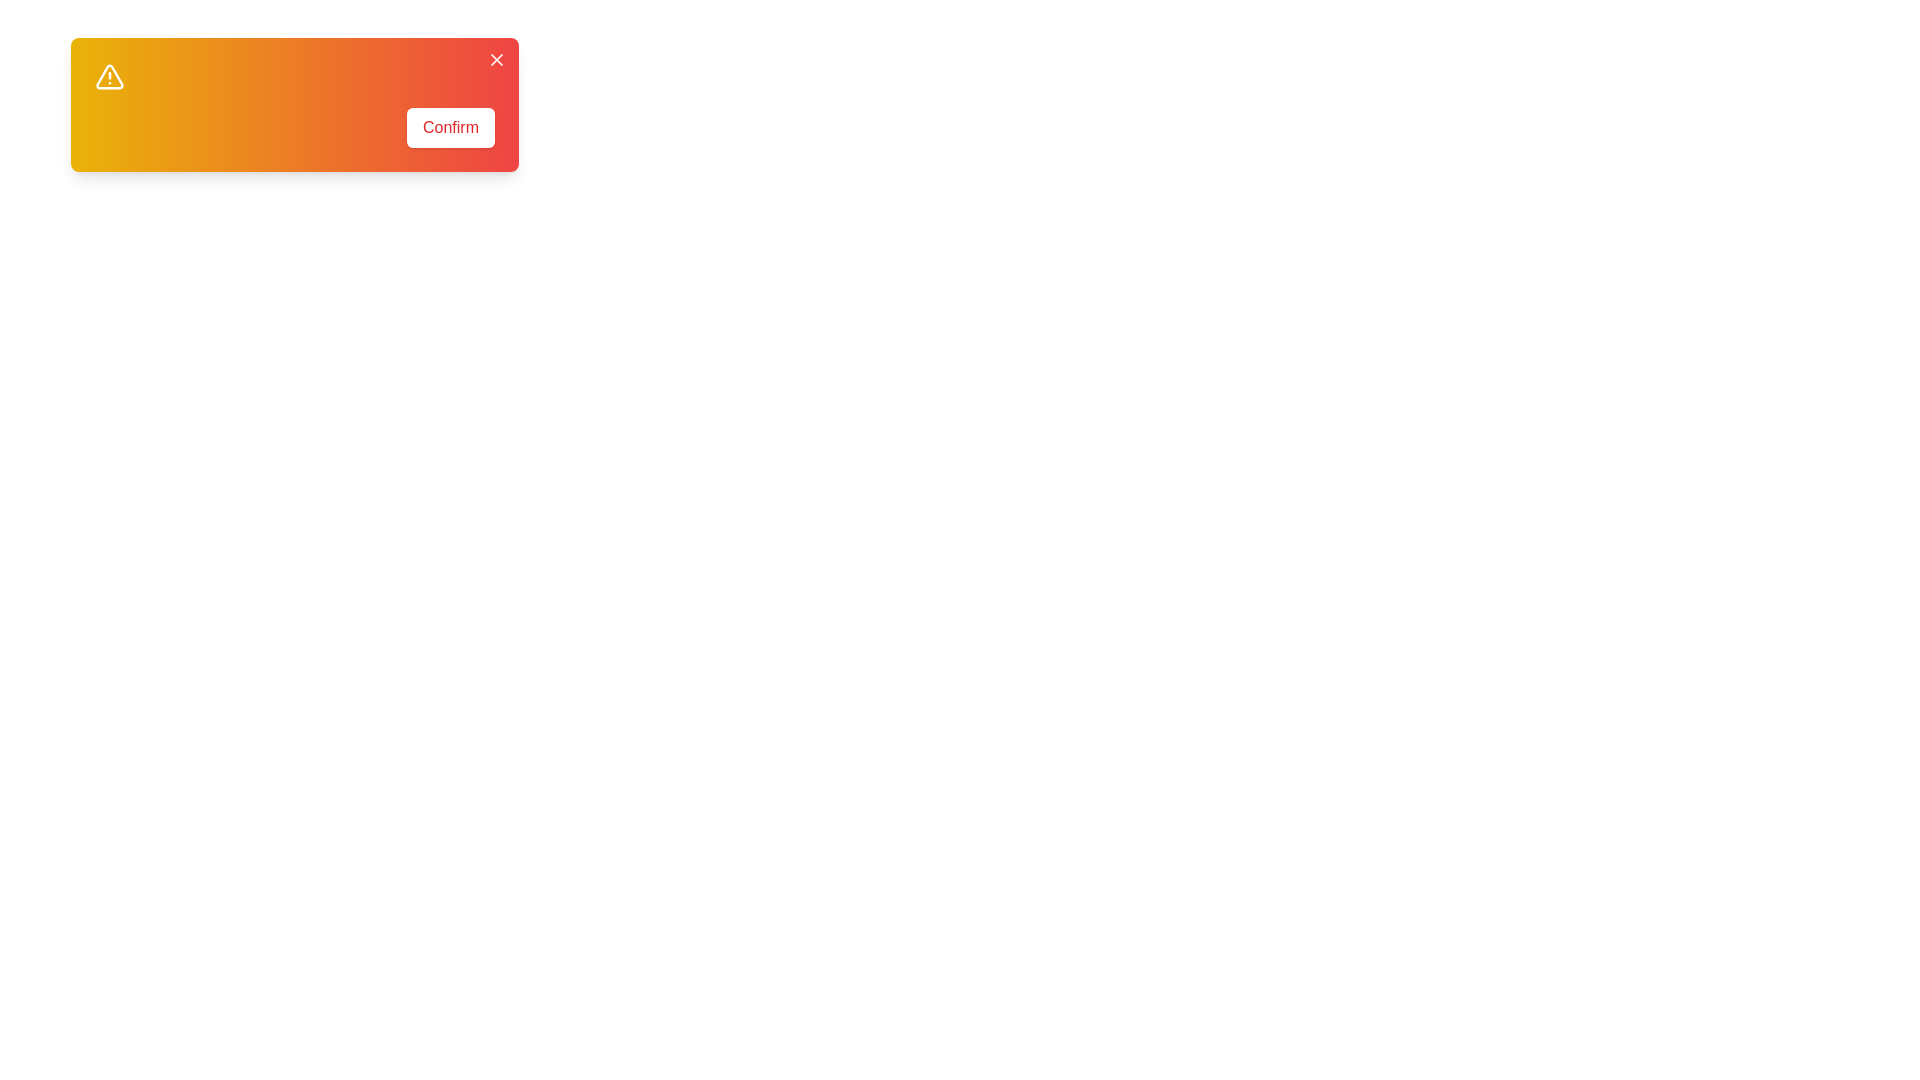 This screenshot has height=1080, width=1920. Describe the element at coordinates (450, 127) in the screenshot. I see `the 'Confirm' button located in the bottom-right corner of the dialog box to confirm` at that location.